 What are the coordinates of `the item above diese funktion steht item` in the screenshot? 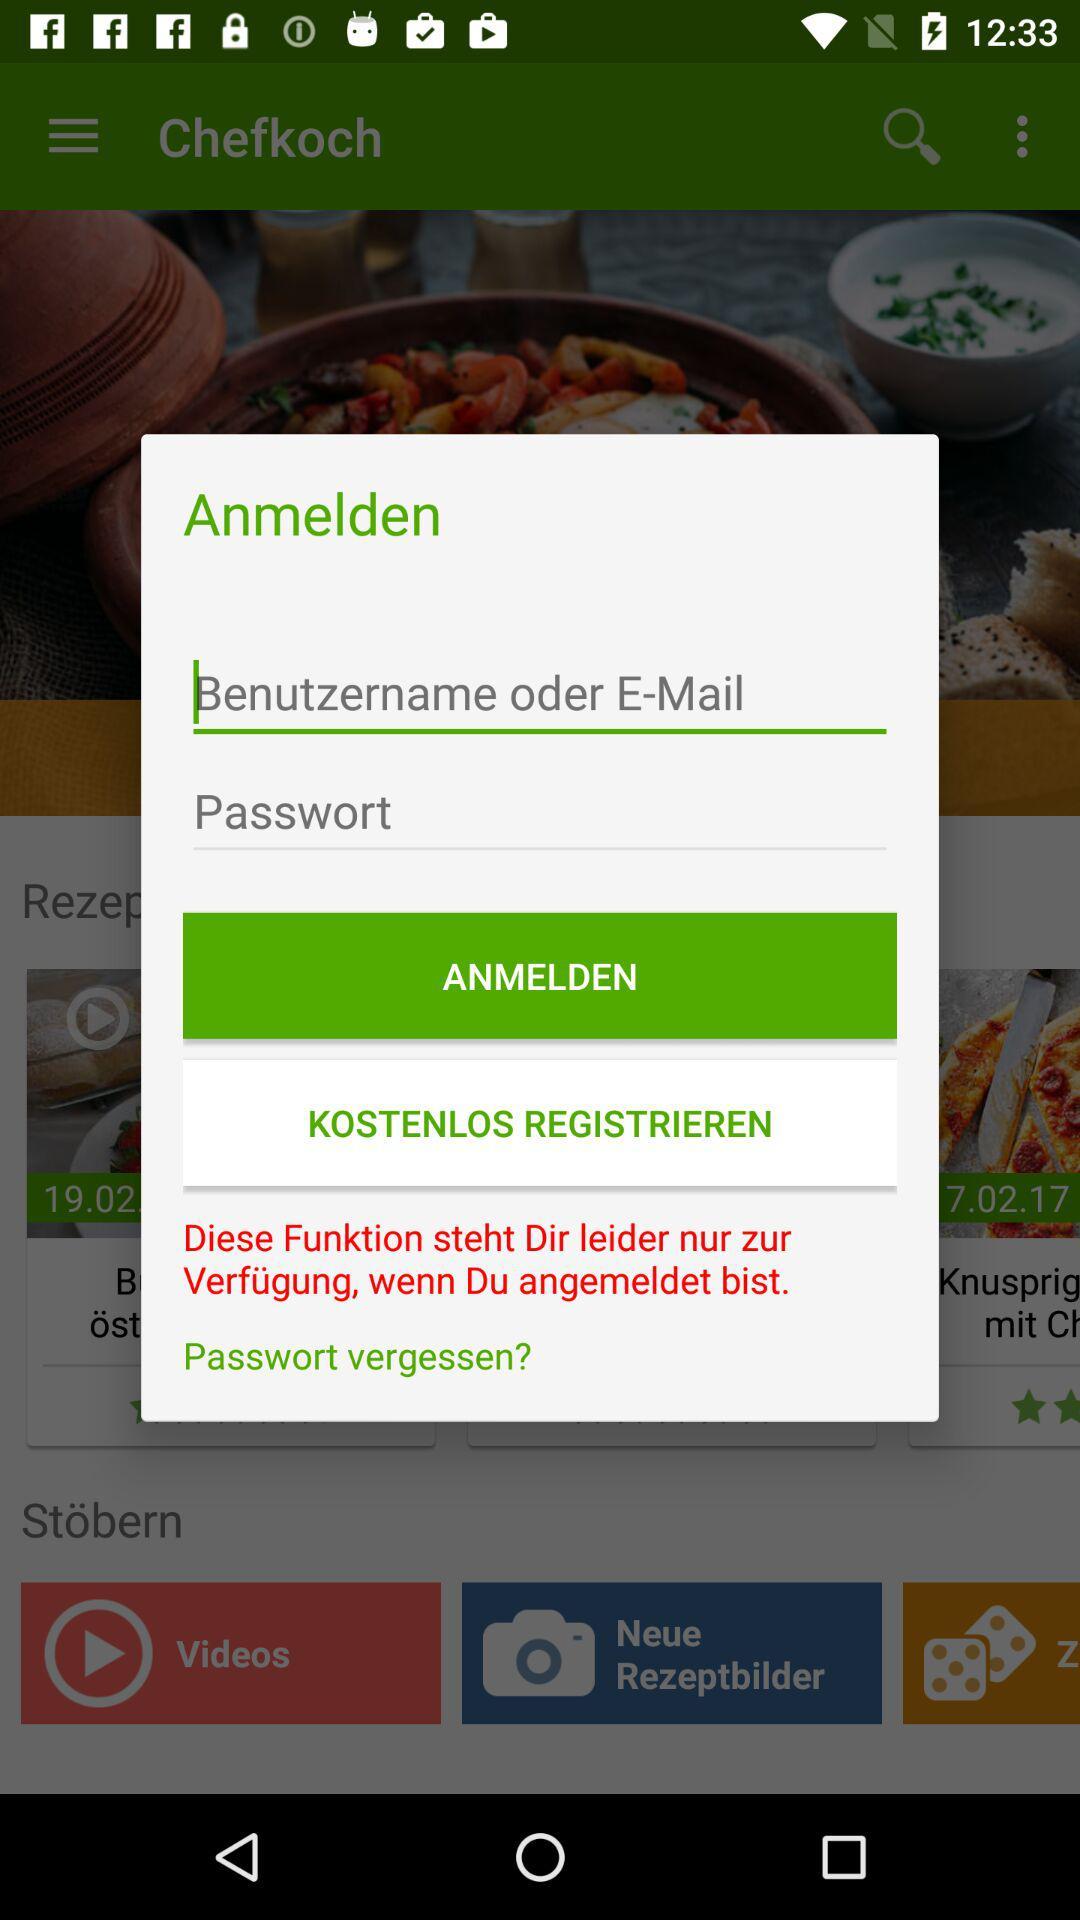 It's located at (540, 1122).